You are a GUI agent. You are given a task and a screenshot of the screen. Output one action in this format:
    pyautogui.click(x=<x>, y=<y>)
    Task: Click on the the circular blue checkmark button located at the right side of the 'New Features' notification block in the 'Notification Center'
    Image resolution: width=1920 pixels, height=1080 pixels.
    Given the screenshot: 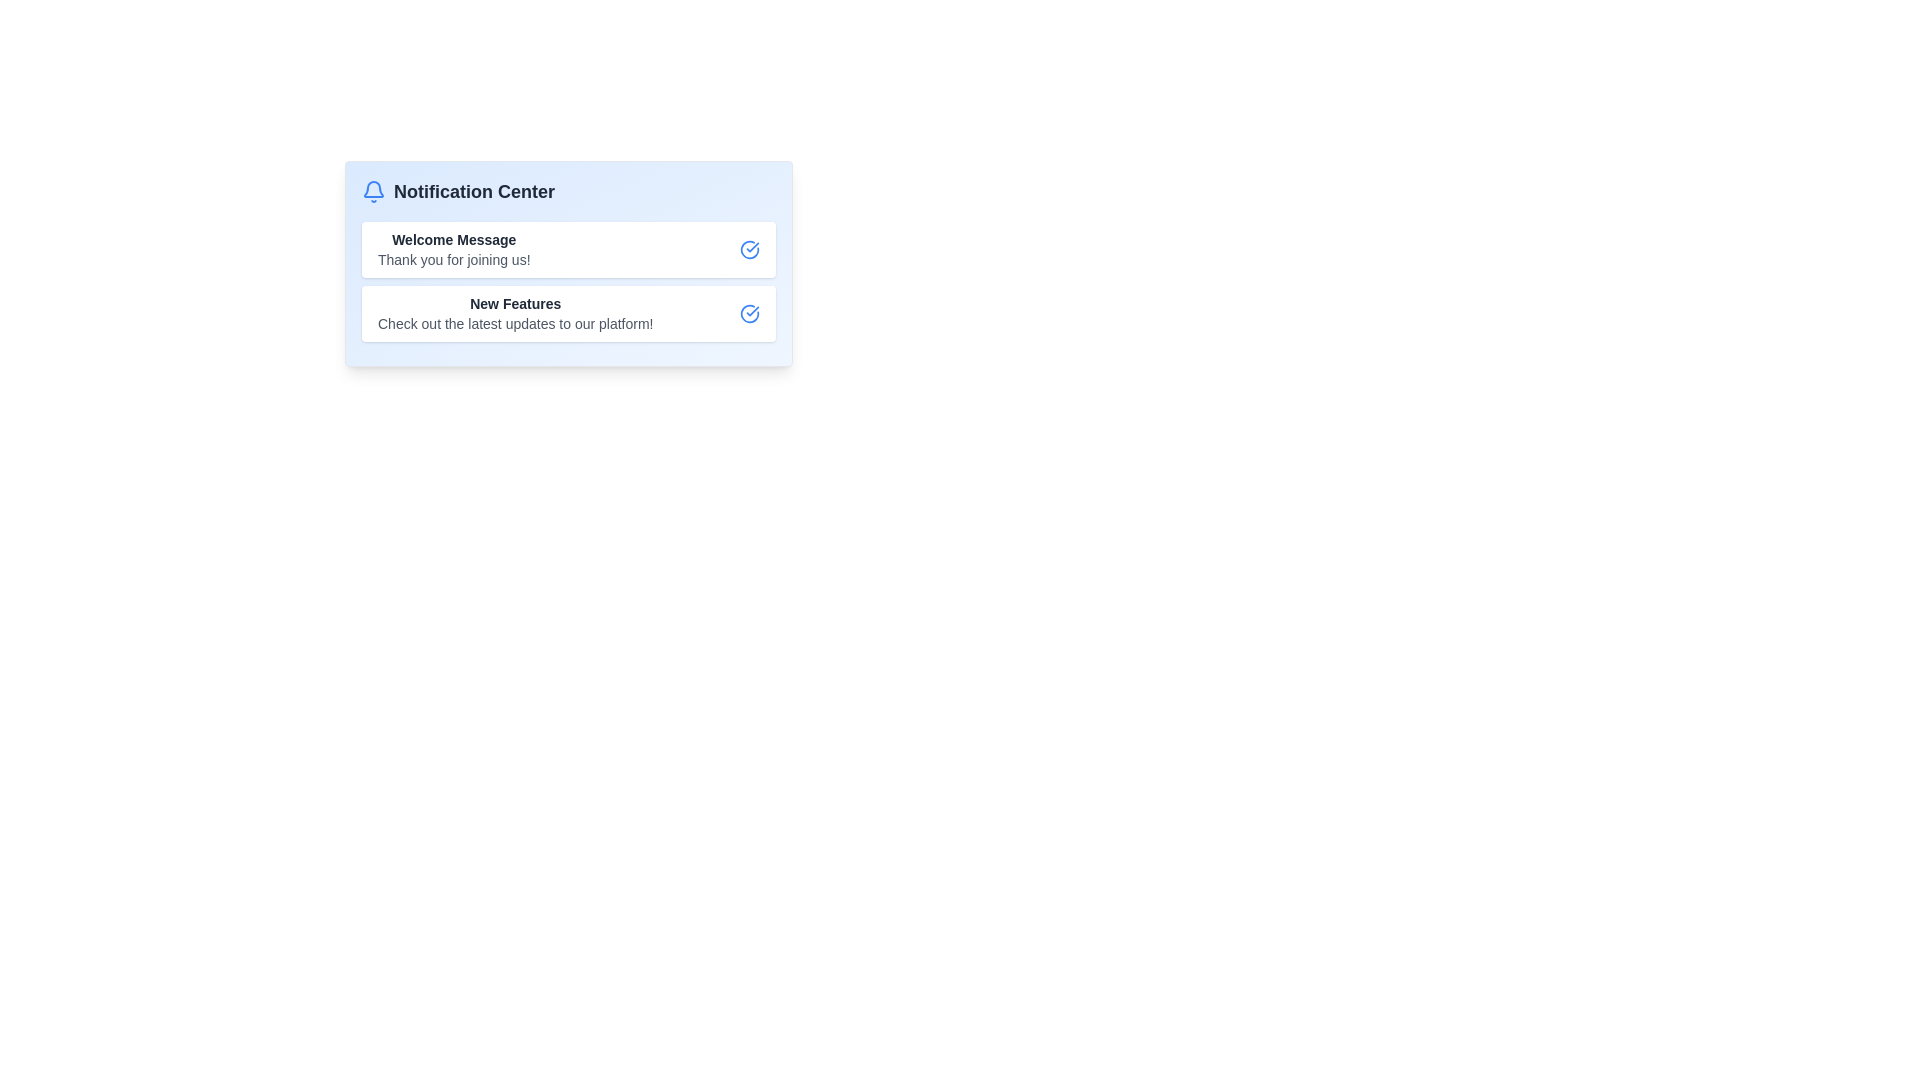 What is the action you would take?
    pyautogui.click(x=748, y=313)
    